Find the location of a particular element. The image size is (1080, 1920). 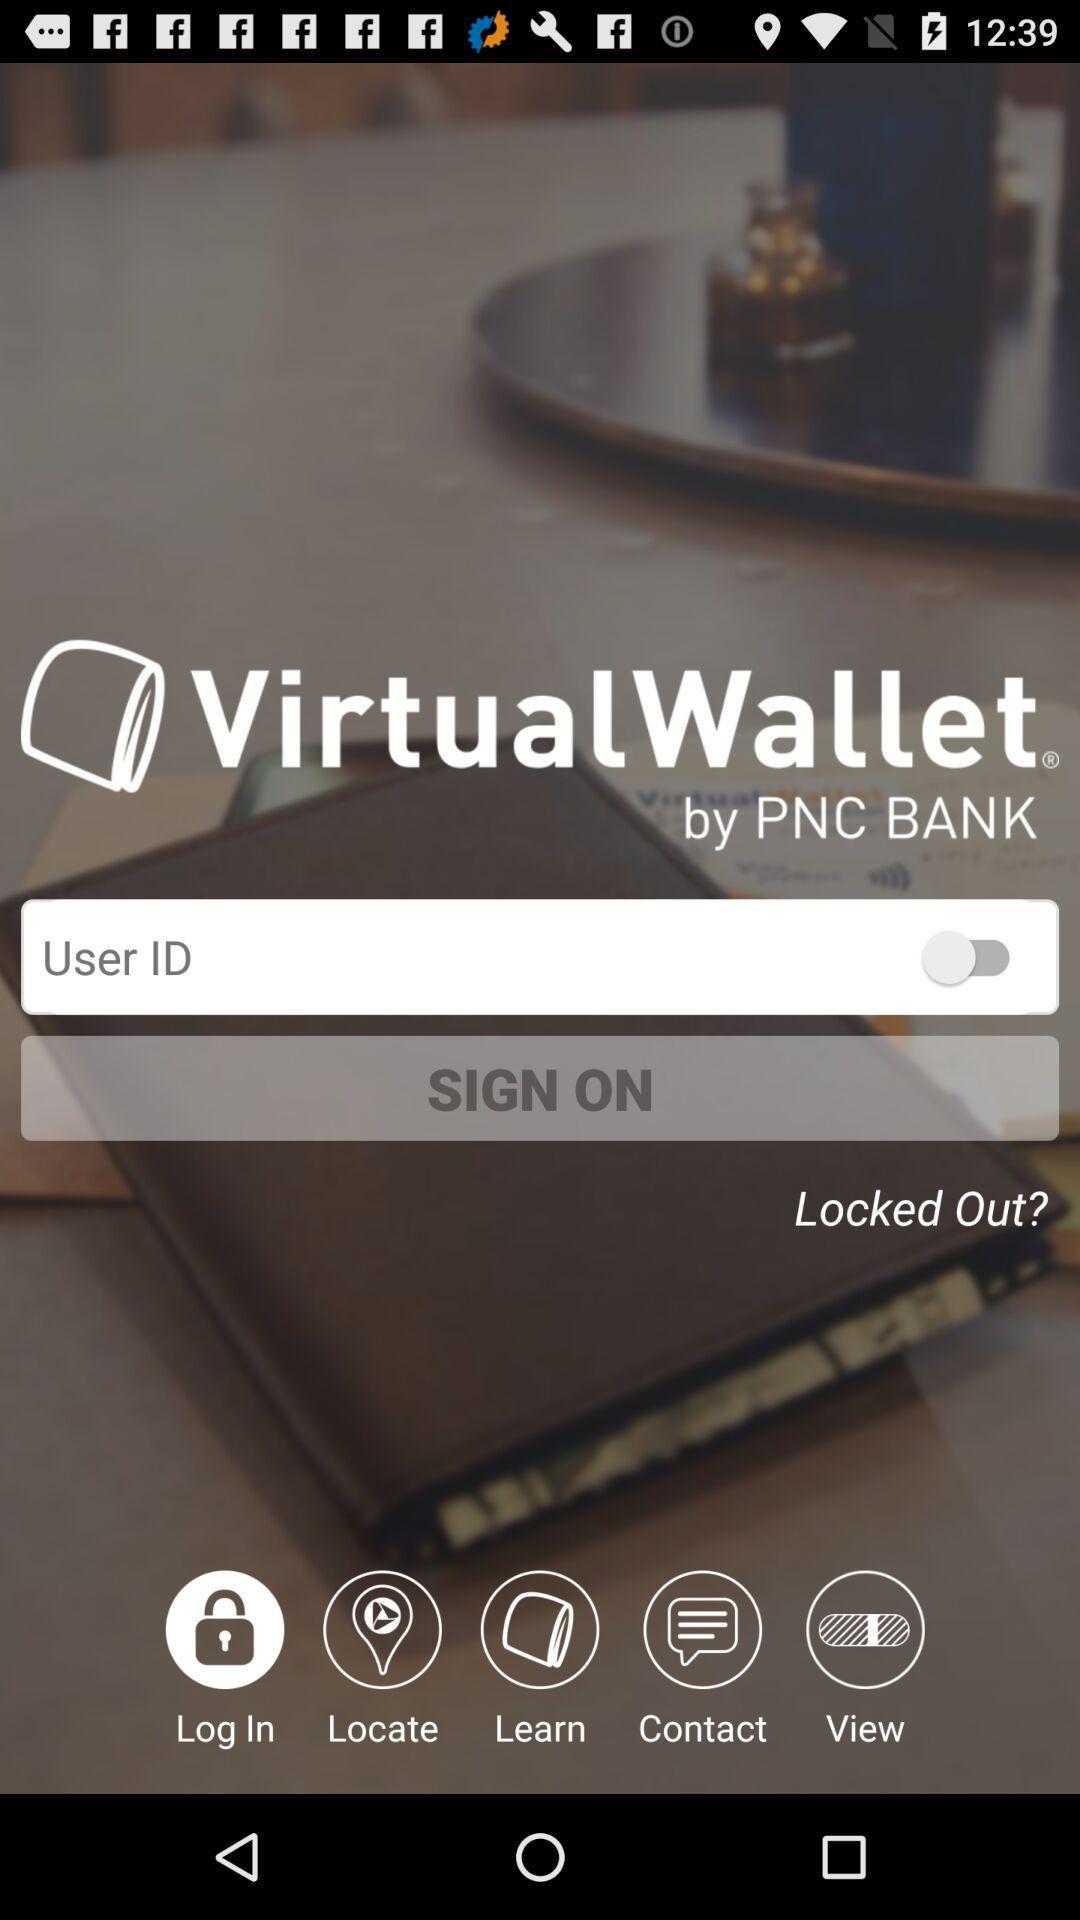

locate is located at coordinates (382, 1681).